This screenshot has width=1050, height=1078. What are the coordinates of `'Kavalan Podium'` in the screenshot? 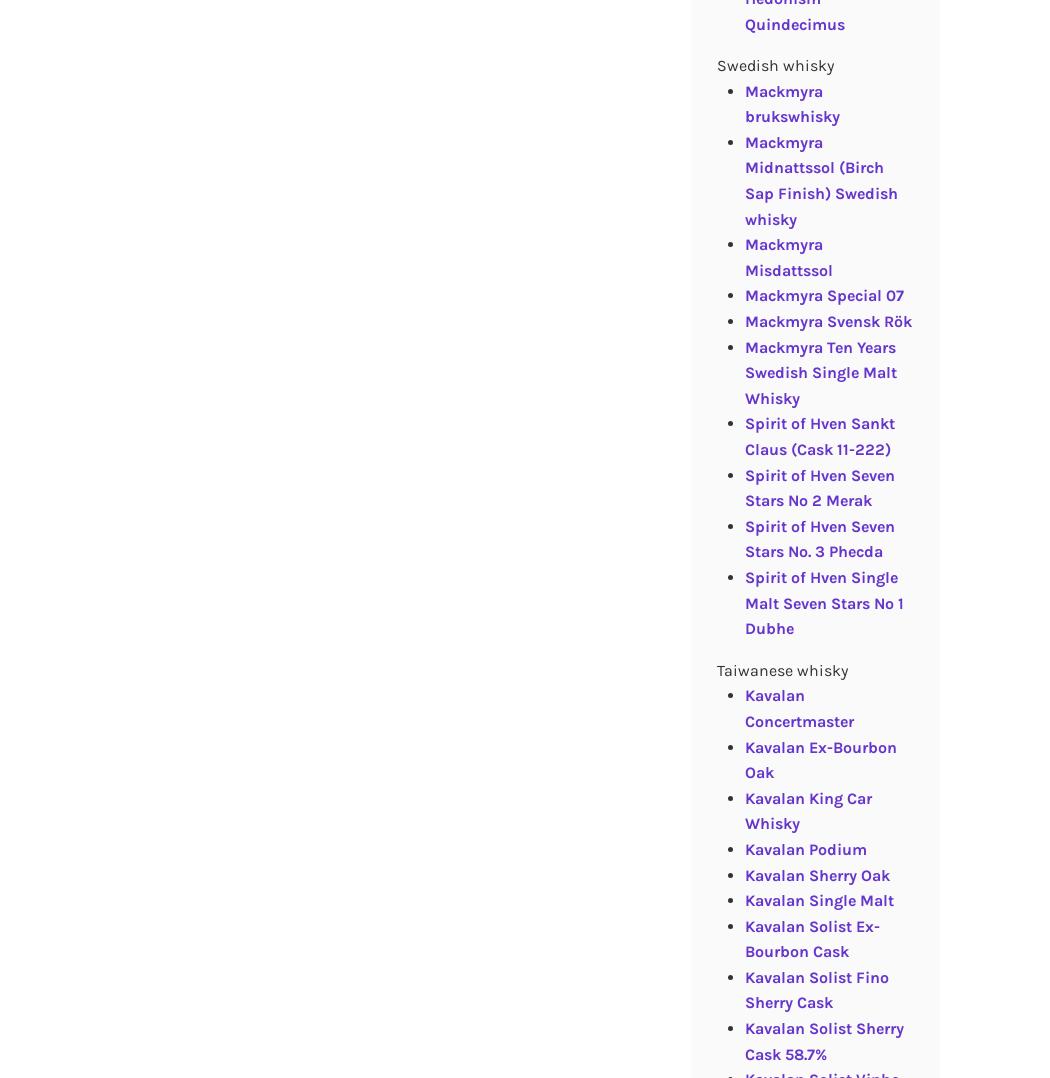 It's located at (804, 847).